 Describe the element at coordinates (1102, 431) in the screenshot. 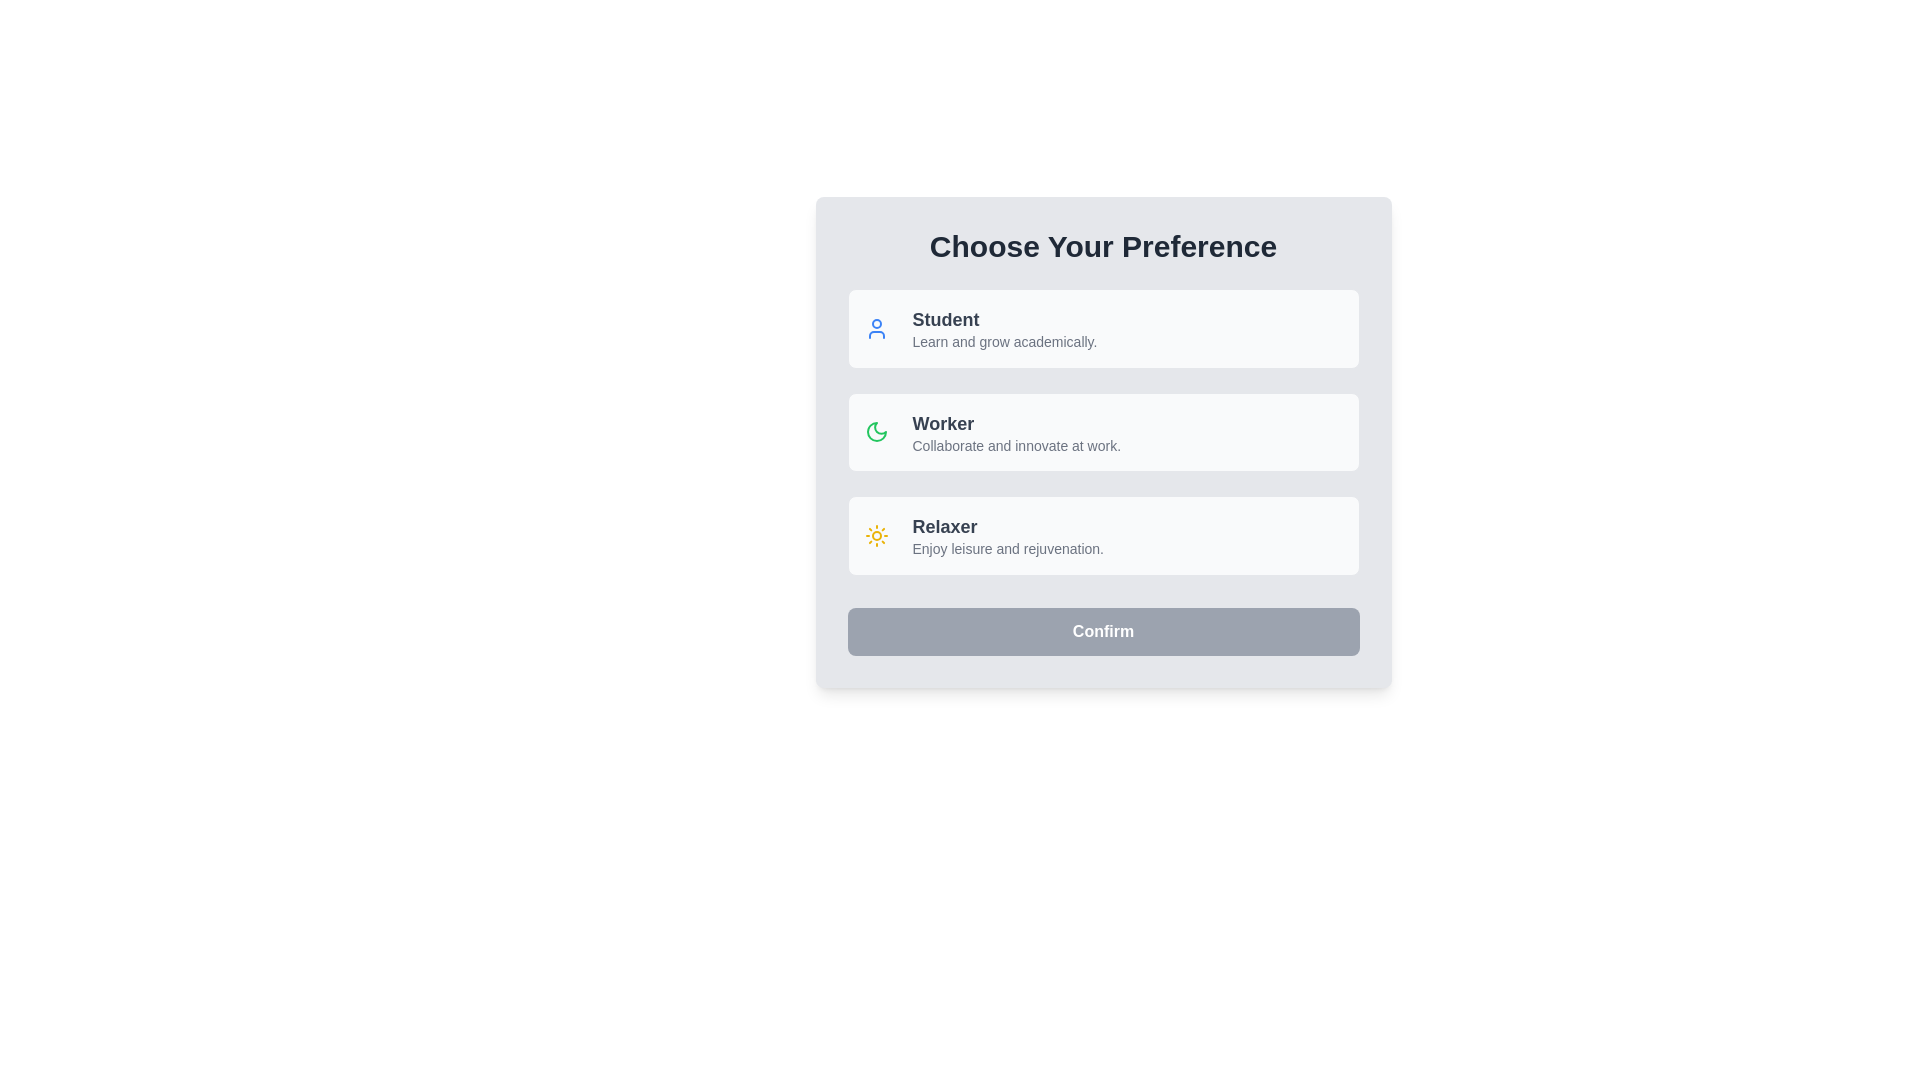

I see `one of the individual options in the group of selectable options located centrally below the title 'Choose Your Preference'` at that location.